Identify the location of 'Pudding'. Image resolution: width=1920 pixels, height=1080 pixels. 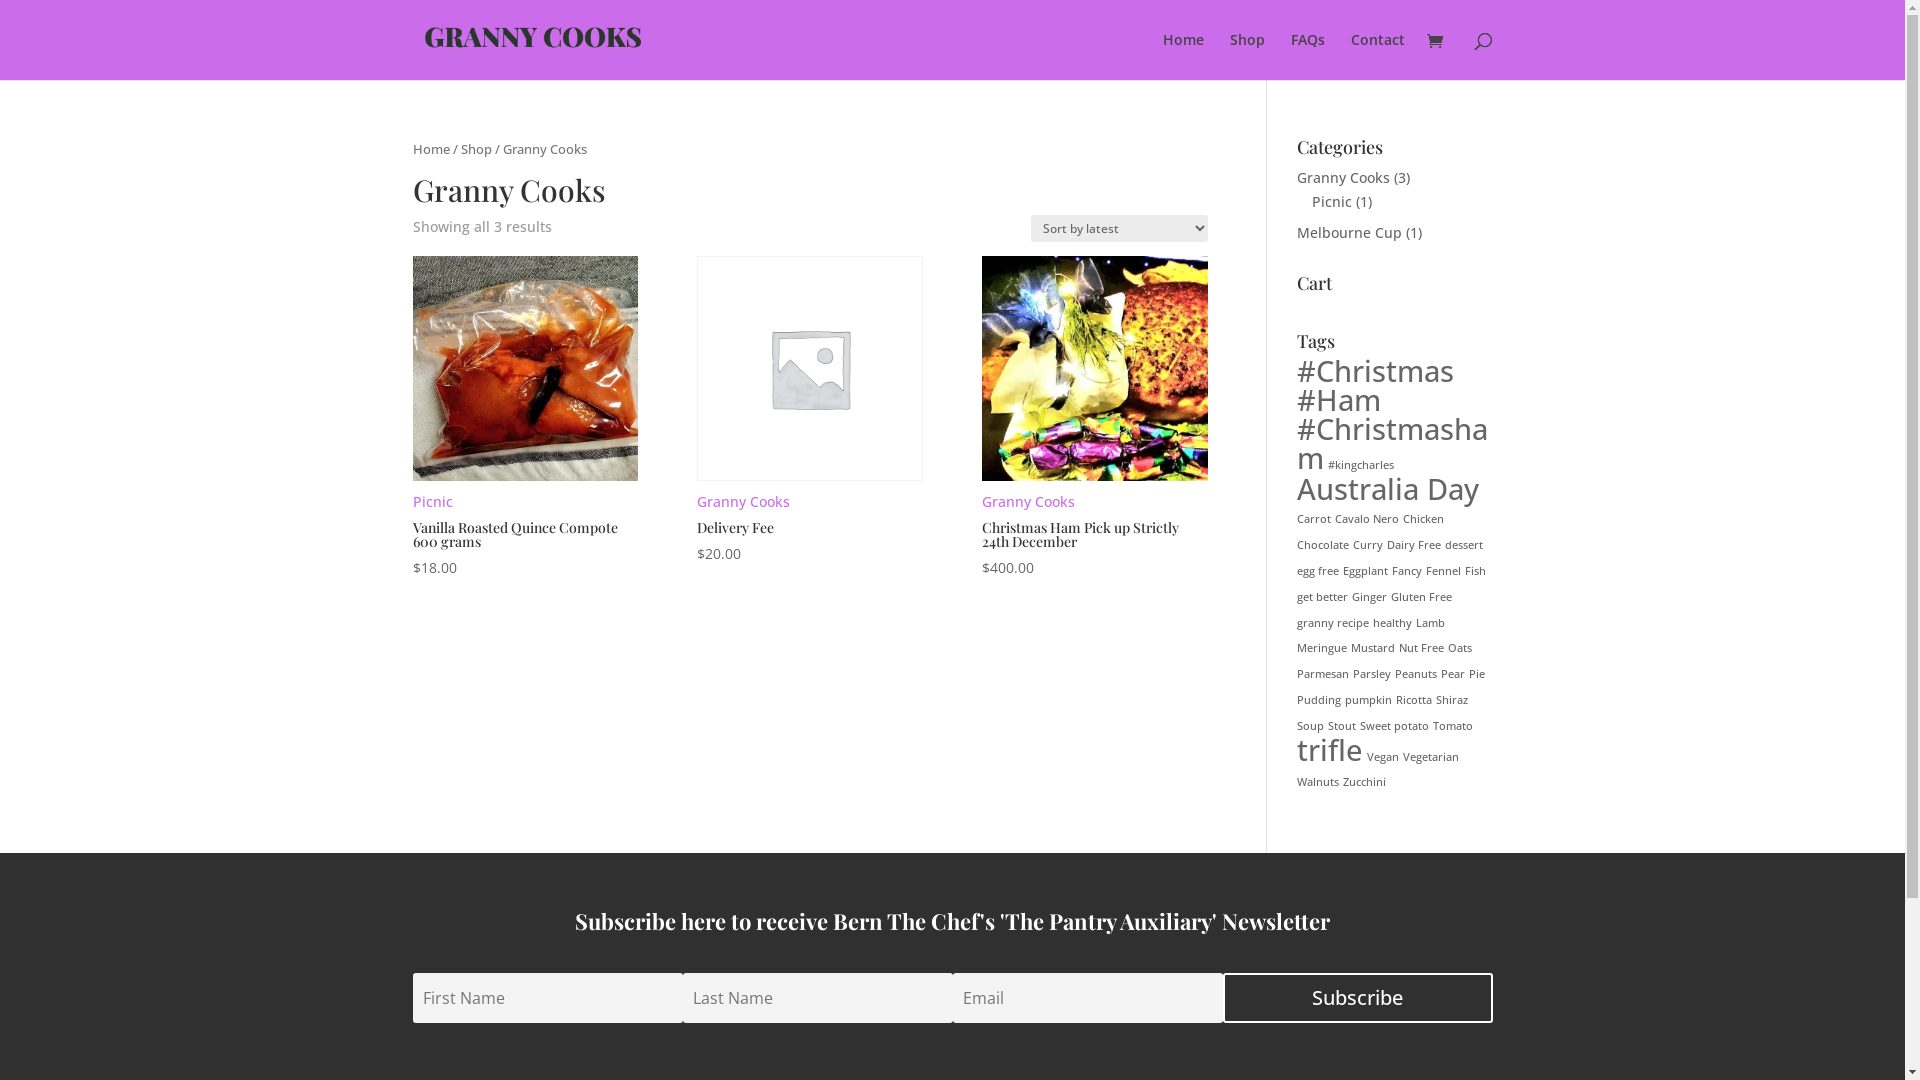
(1319, 698).